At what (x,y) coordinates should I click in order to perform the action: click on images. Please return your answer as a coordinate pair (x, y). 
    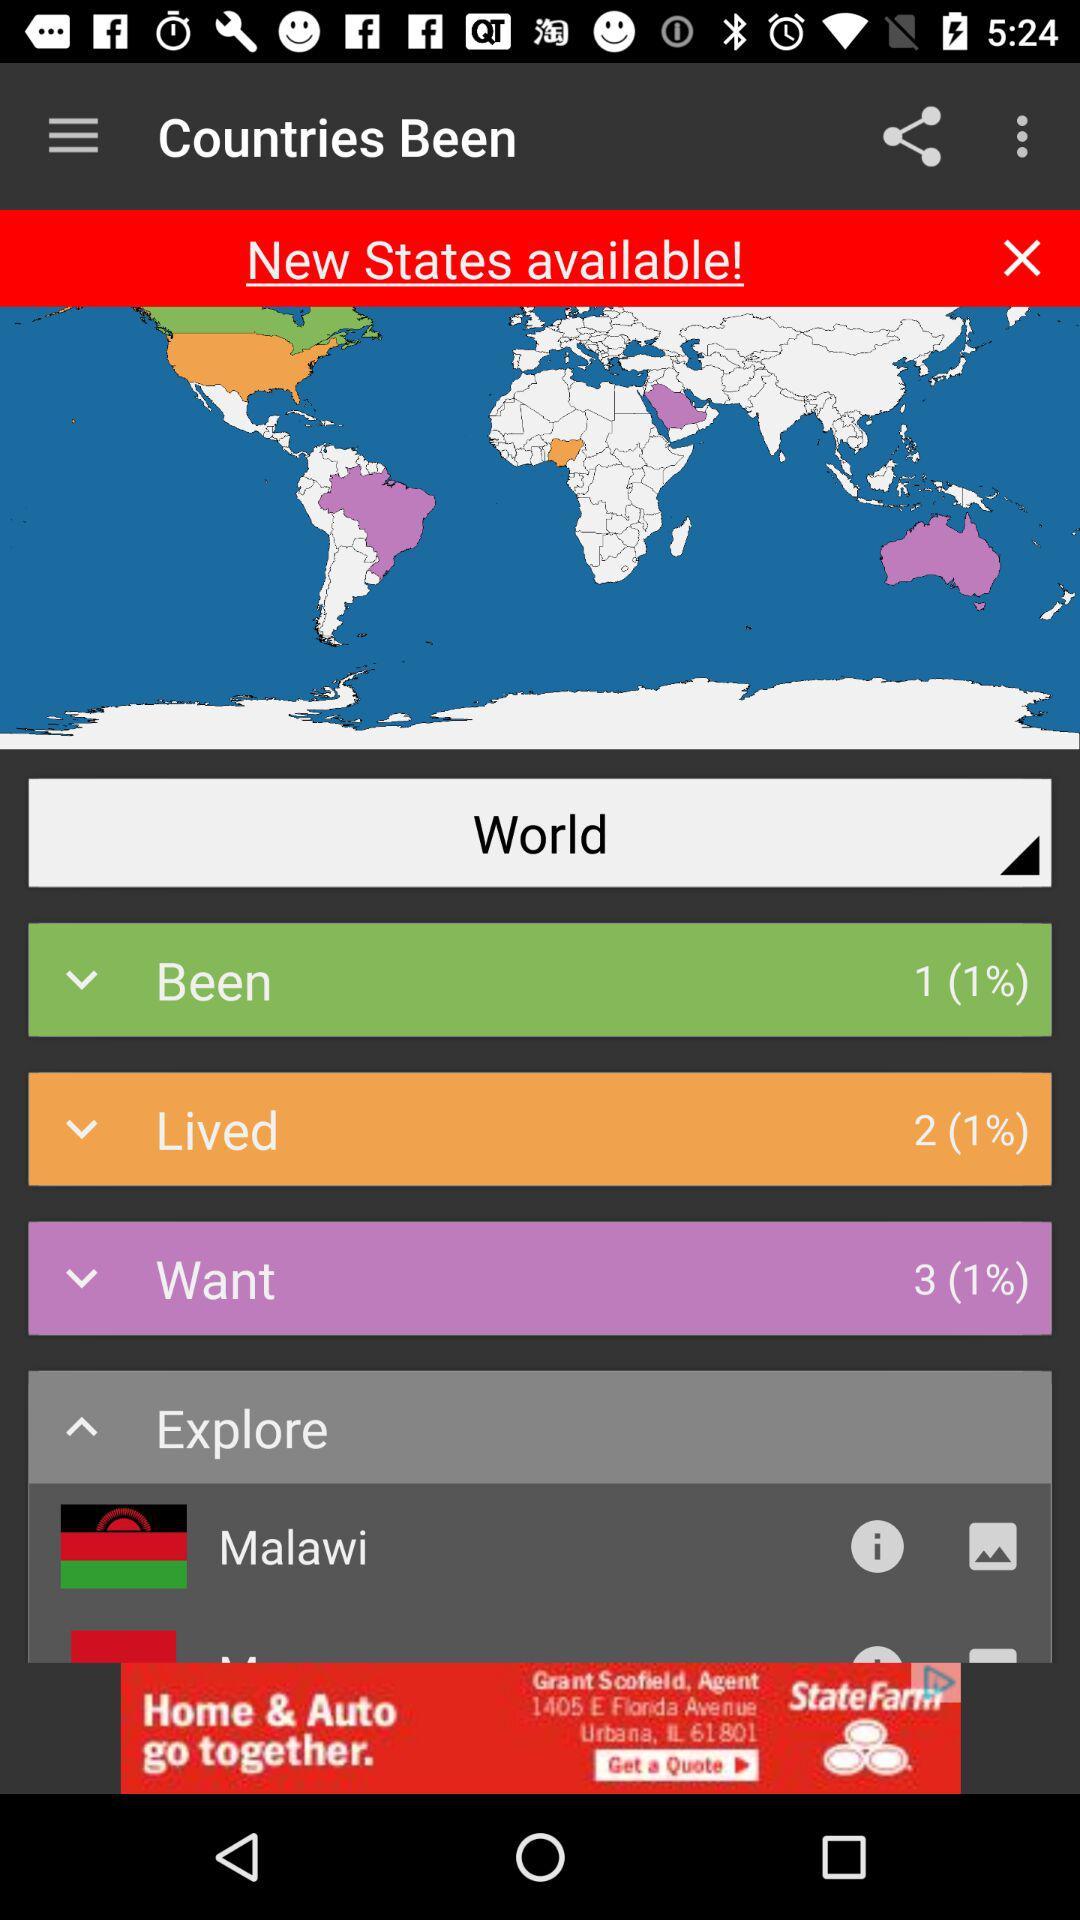
    Looking at the image, I should click on (992, 1545).